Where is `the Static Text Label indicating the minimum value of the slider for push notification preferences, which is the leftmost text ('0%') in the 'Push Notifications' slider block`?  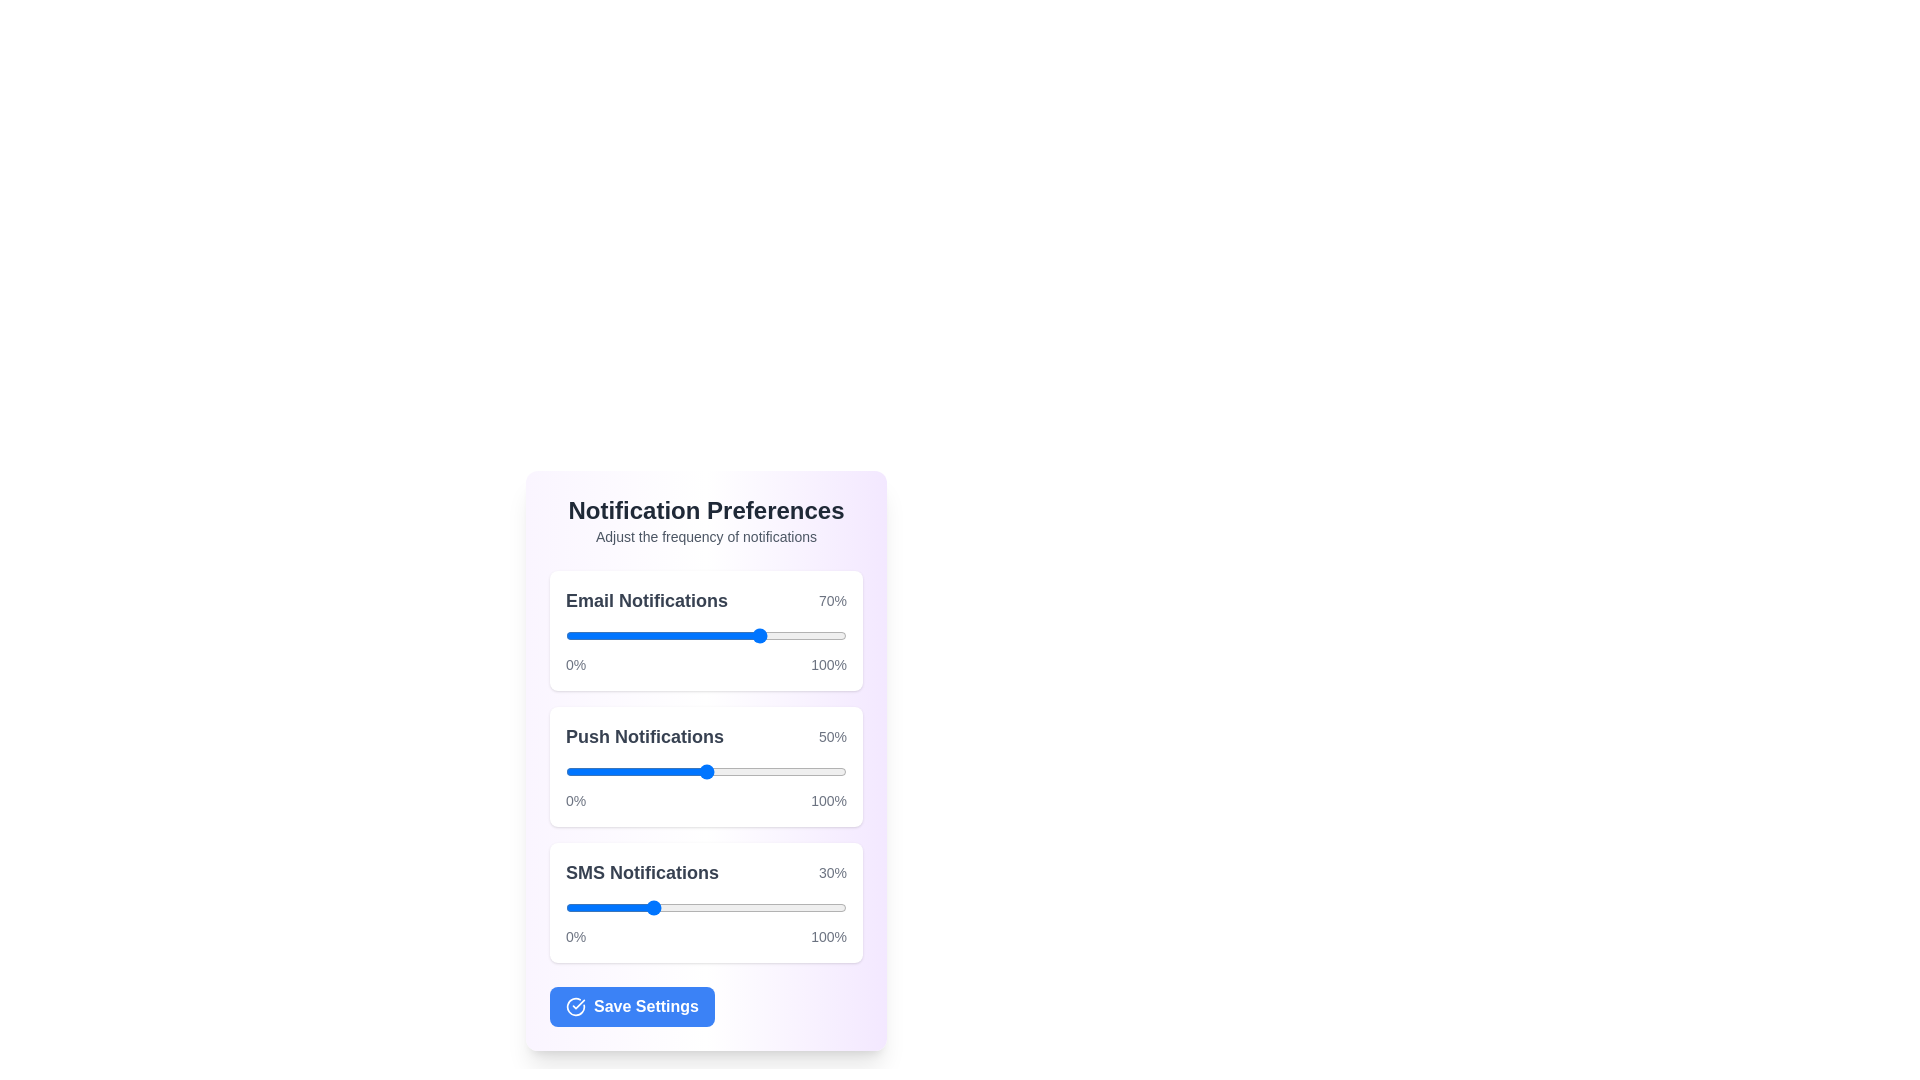 the Static Text Label indicating the minimum value of the slider for push notification preferences, which is the leftmost text ('0%') in the 'Push Notifications' slider block is located at coordinates (575, 800).